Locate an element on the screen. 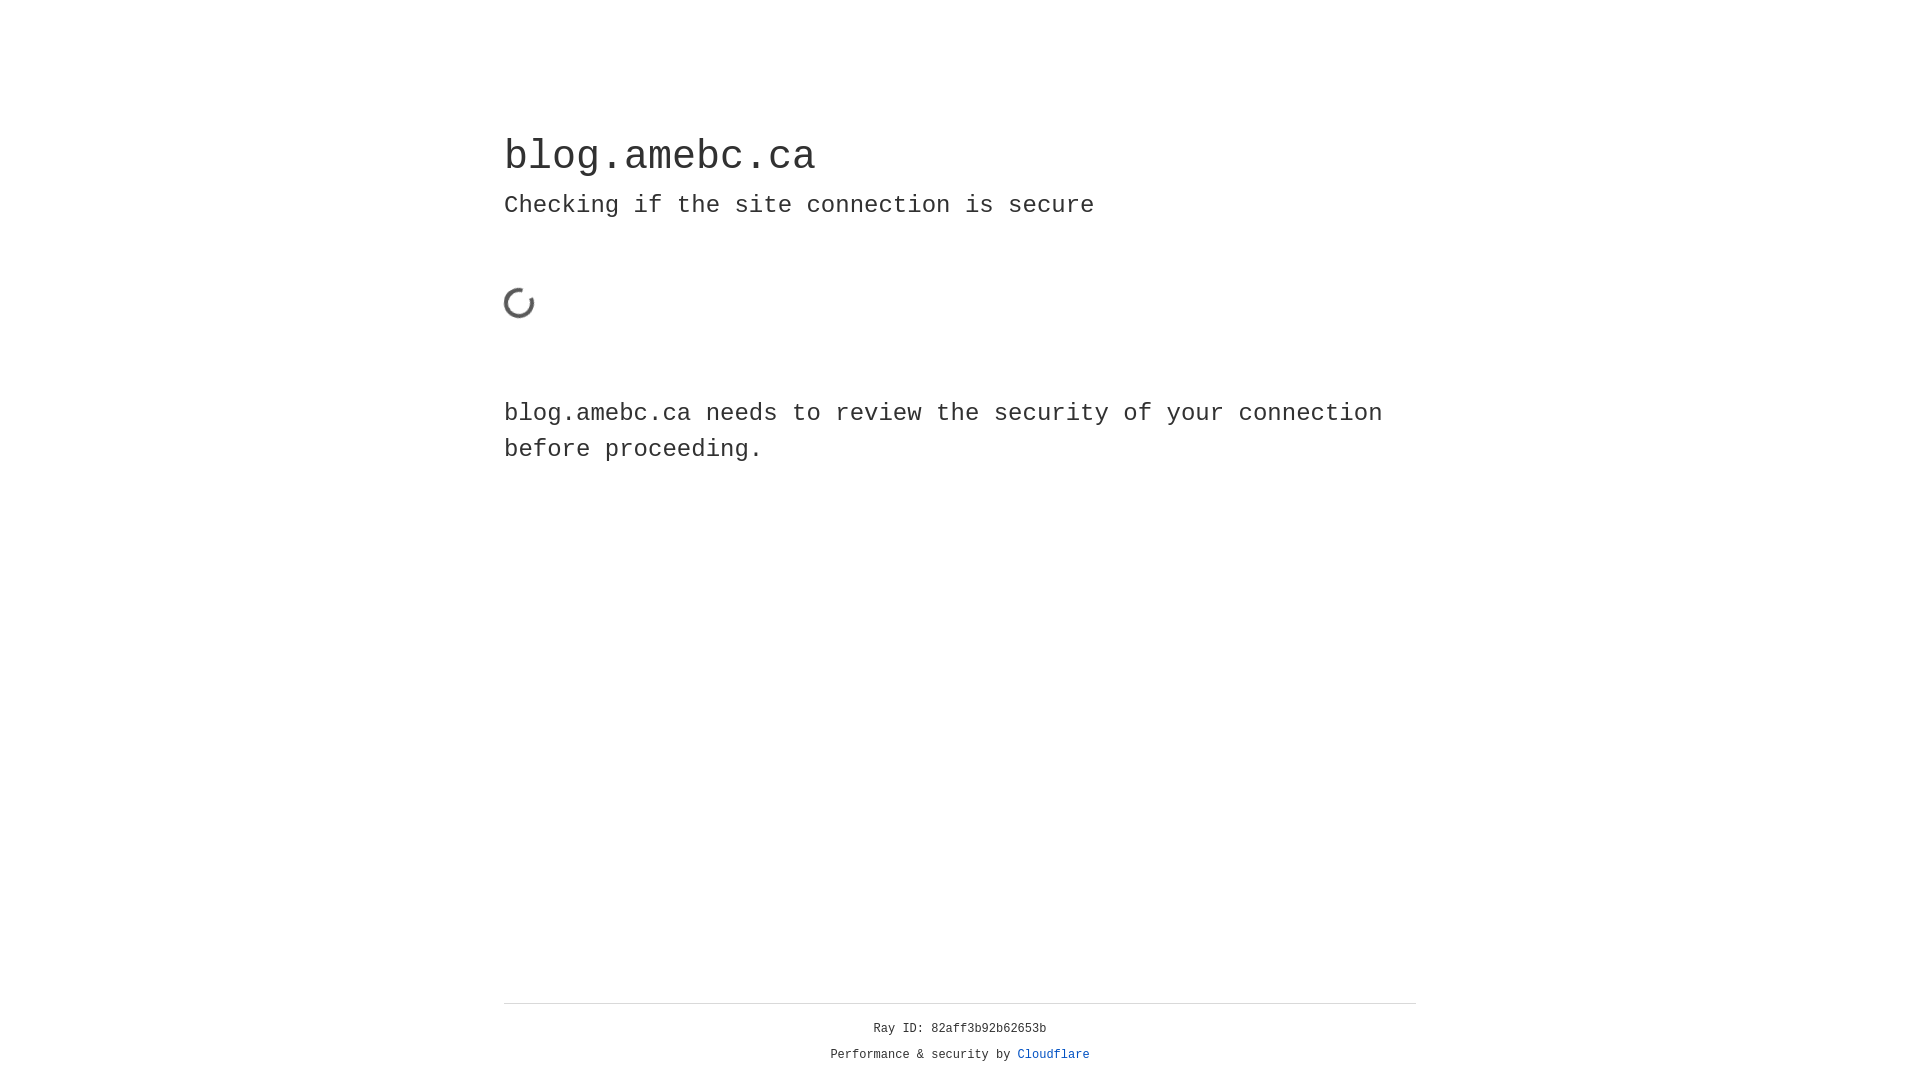 This screenshot has width=1920, height=1080. 'Cloudflare' is located at coordinates (1017, 1054).